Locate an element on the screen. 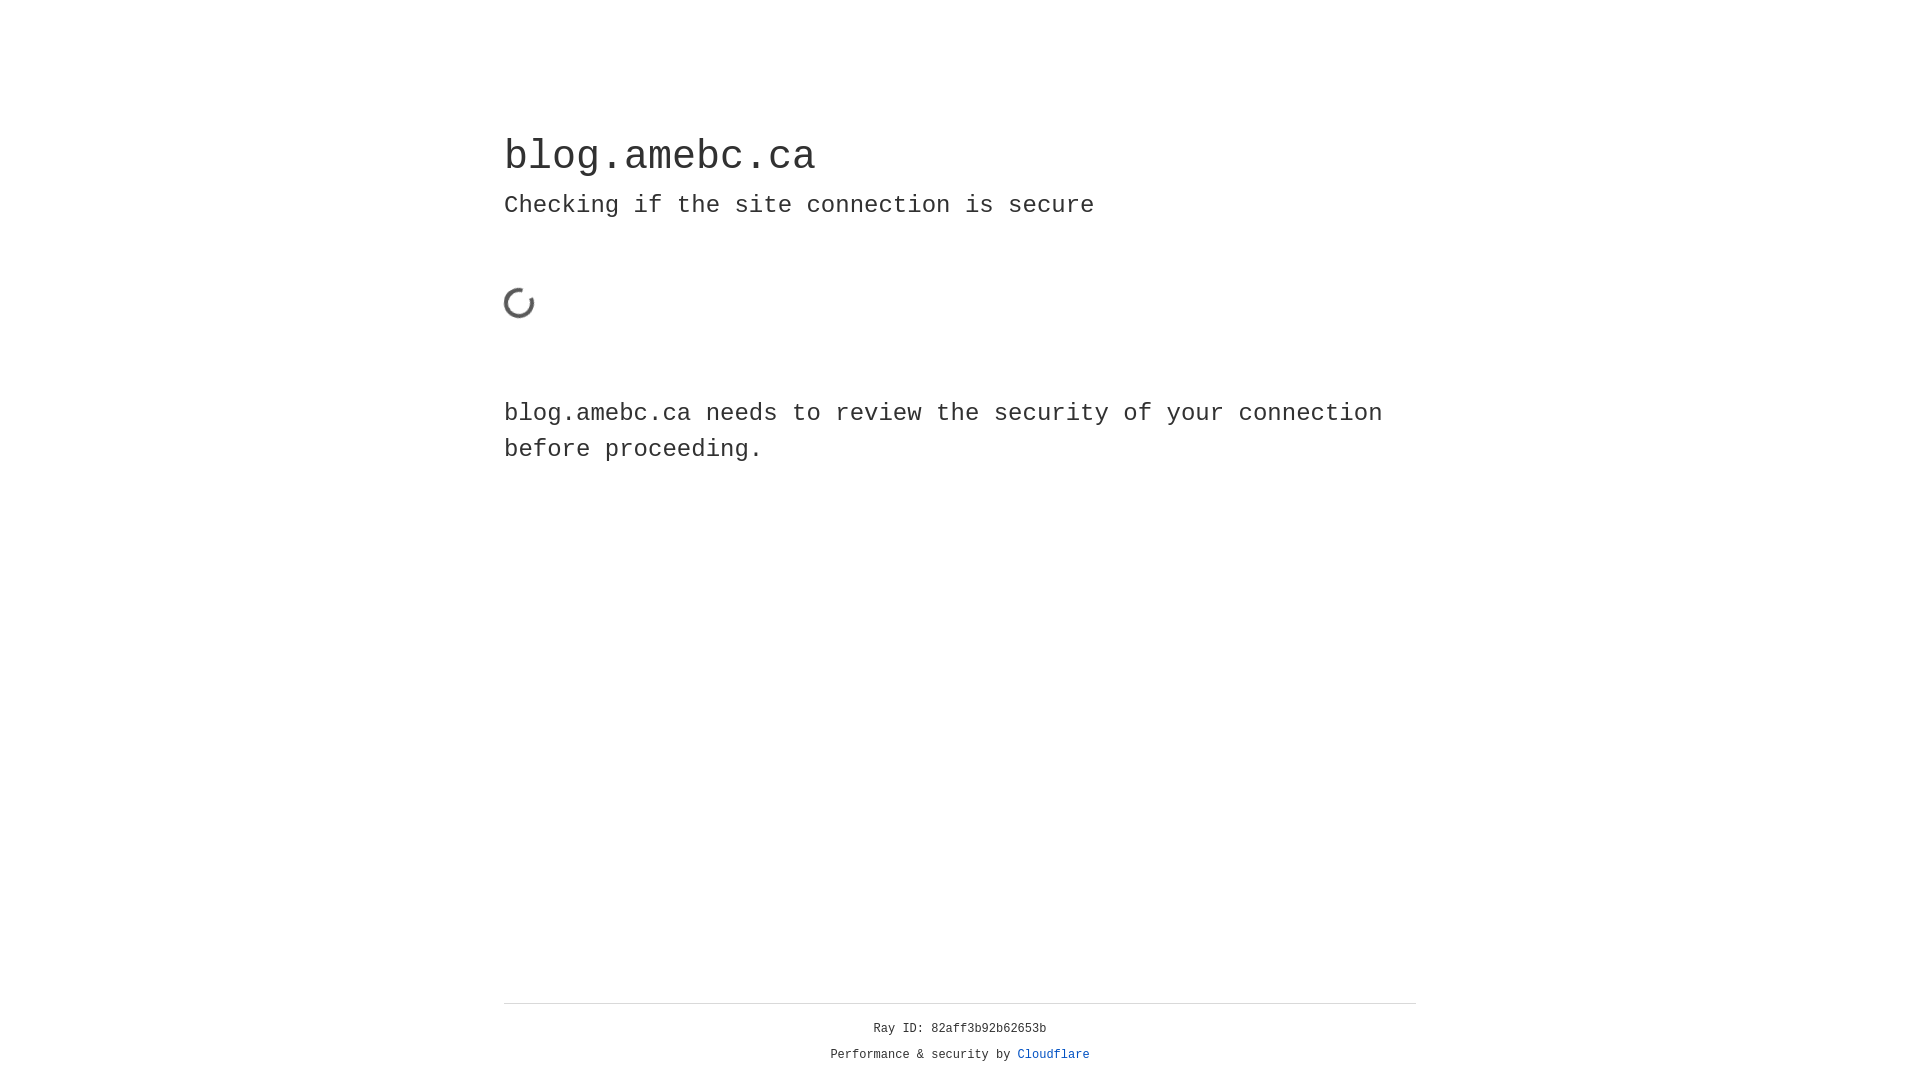 This screenshot has width=1920, height=1080. 'Cloudflare' is located at coordinates (1017, 1054).